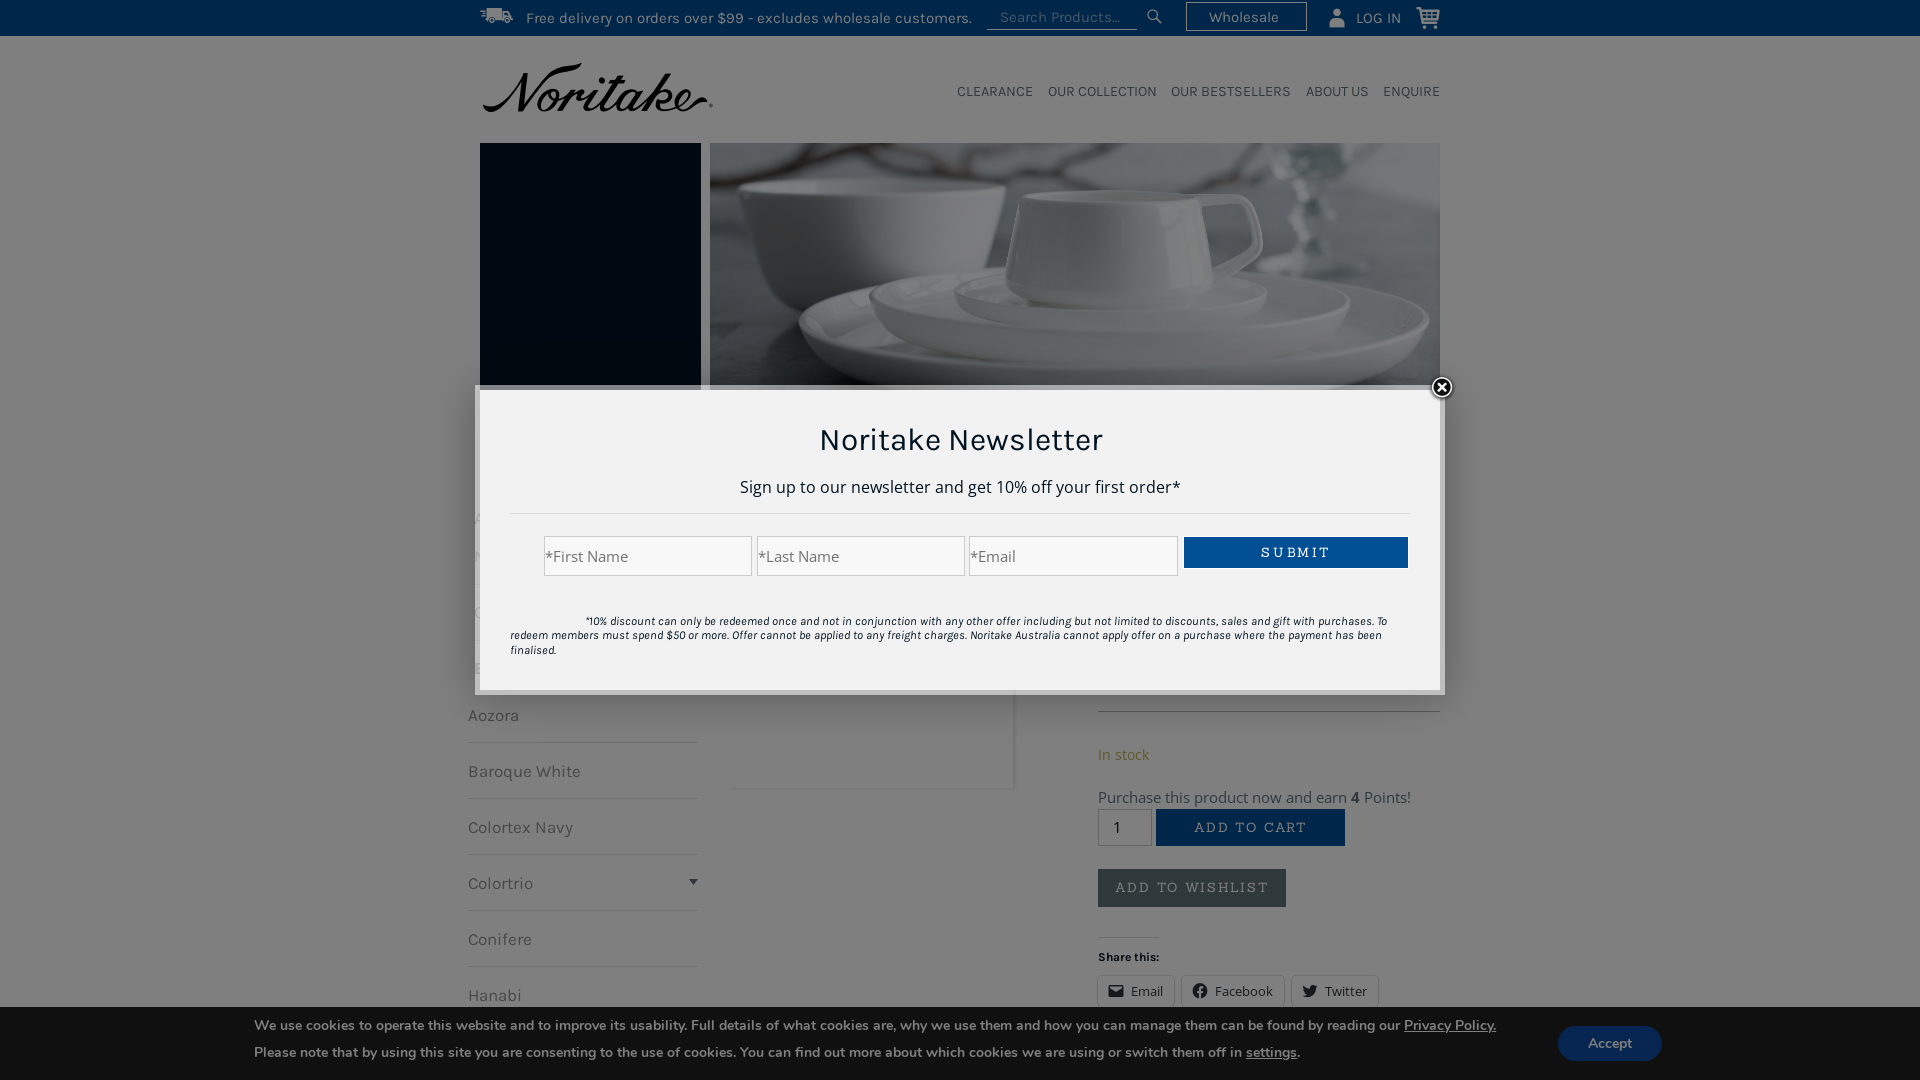 The height and width of the screenshot is (1080, 1920). I want to click on 'ABOUT US', so click(1329, 92).